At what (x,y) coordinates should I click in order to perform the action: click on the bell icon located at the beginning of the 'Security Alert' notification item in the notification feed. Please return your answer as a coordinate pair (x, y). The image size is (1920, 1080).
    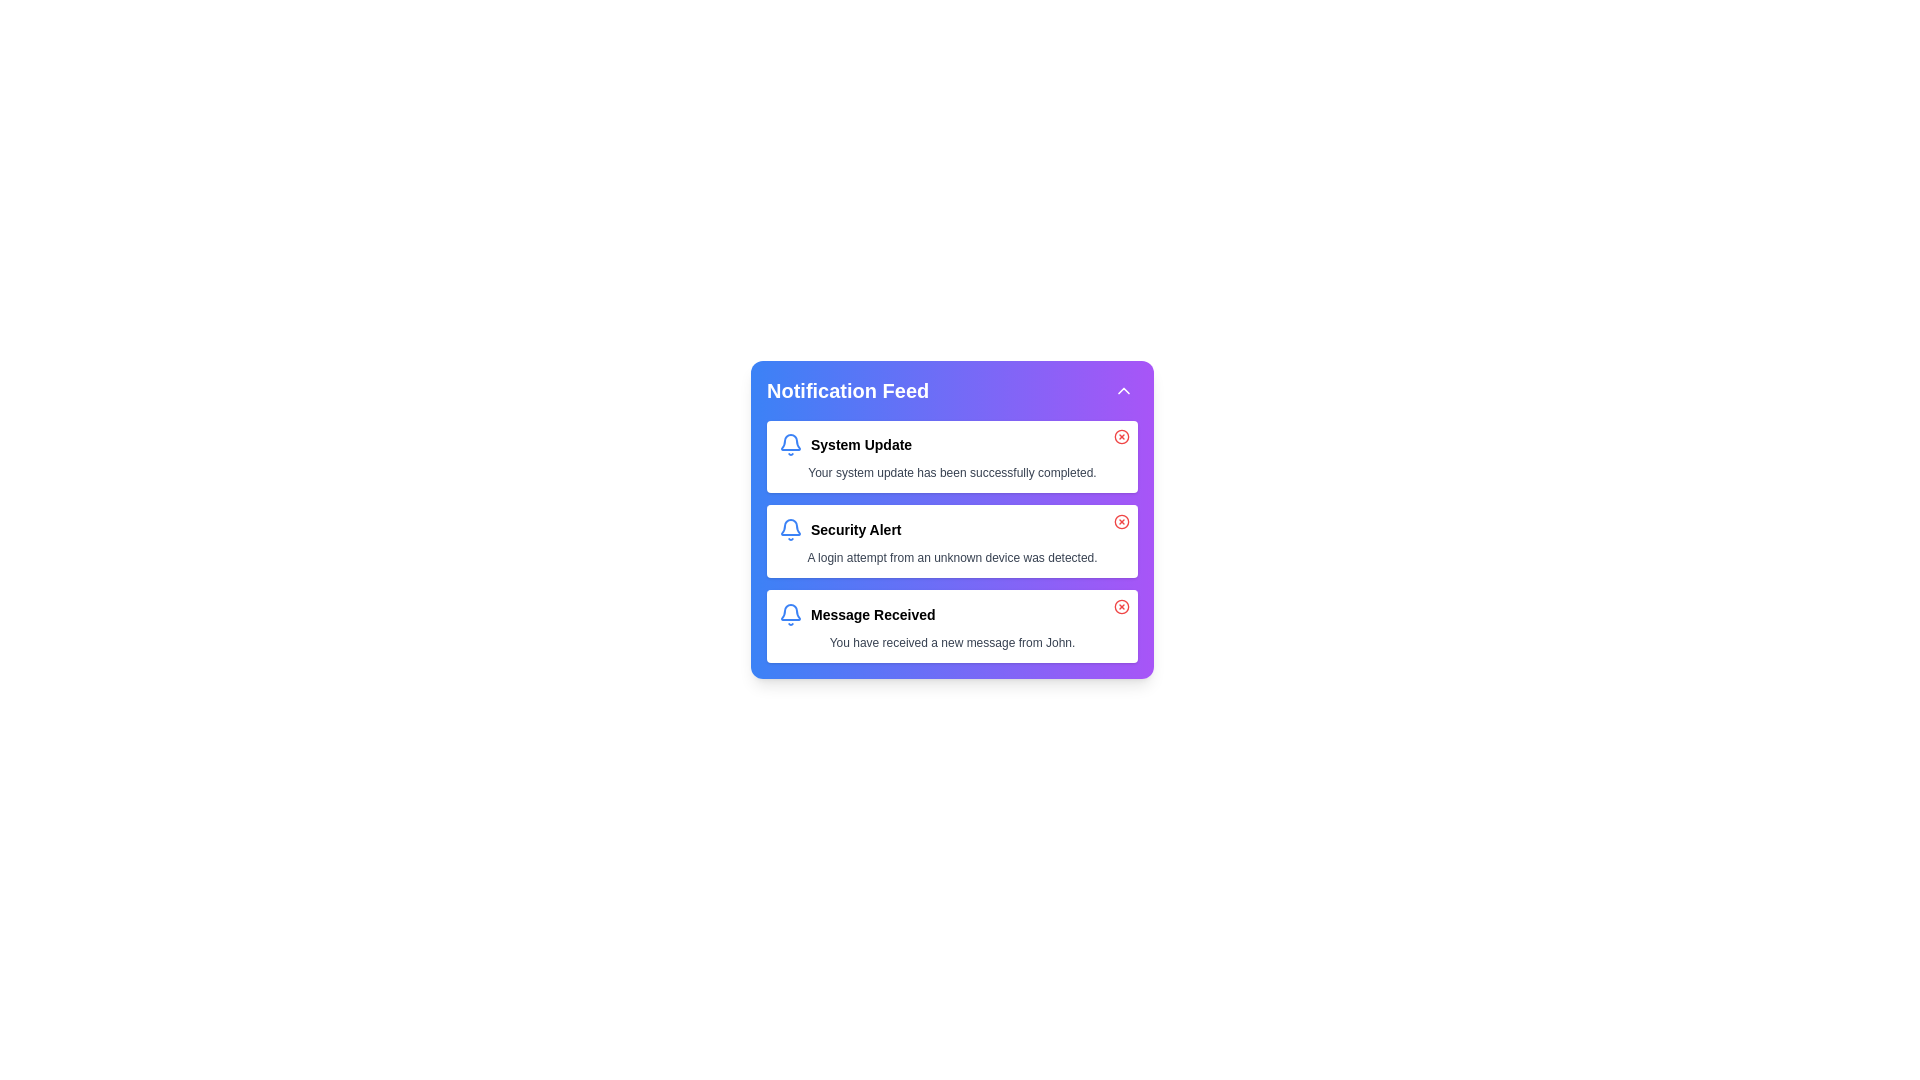
    Looking at the image, I should click on (790, 528).